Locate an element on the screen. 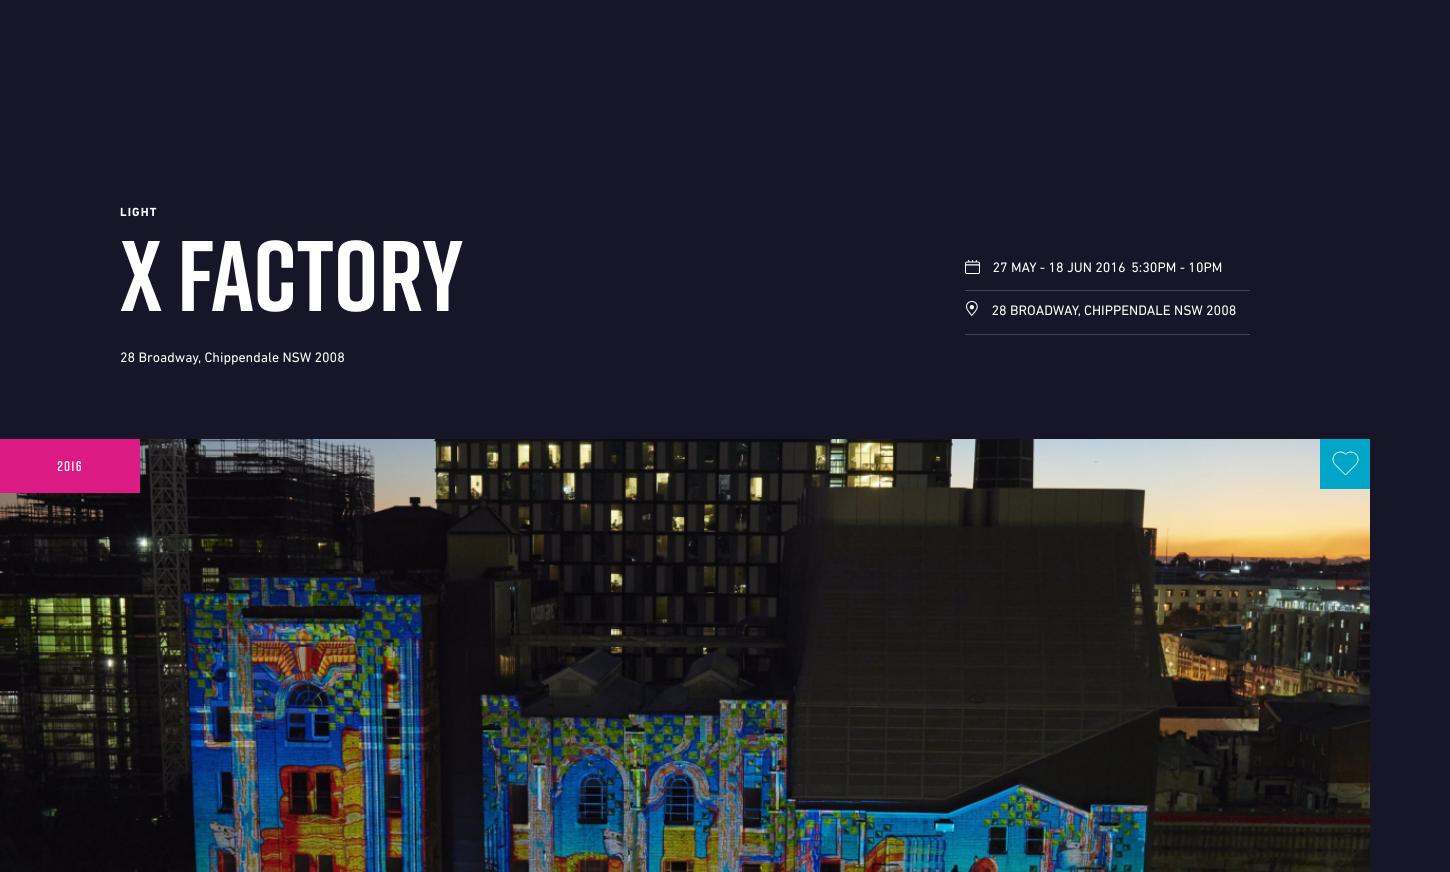 Image resolution: width=1450 pixels, height=872 pixels. 'Partners' is located at coordinates (216, 818).